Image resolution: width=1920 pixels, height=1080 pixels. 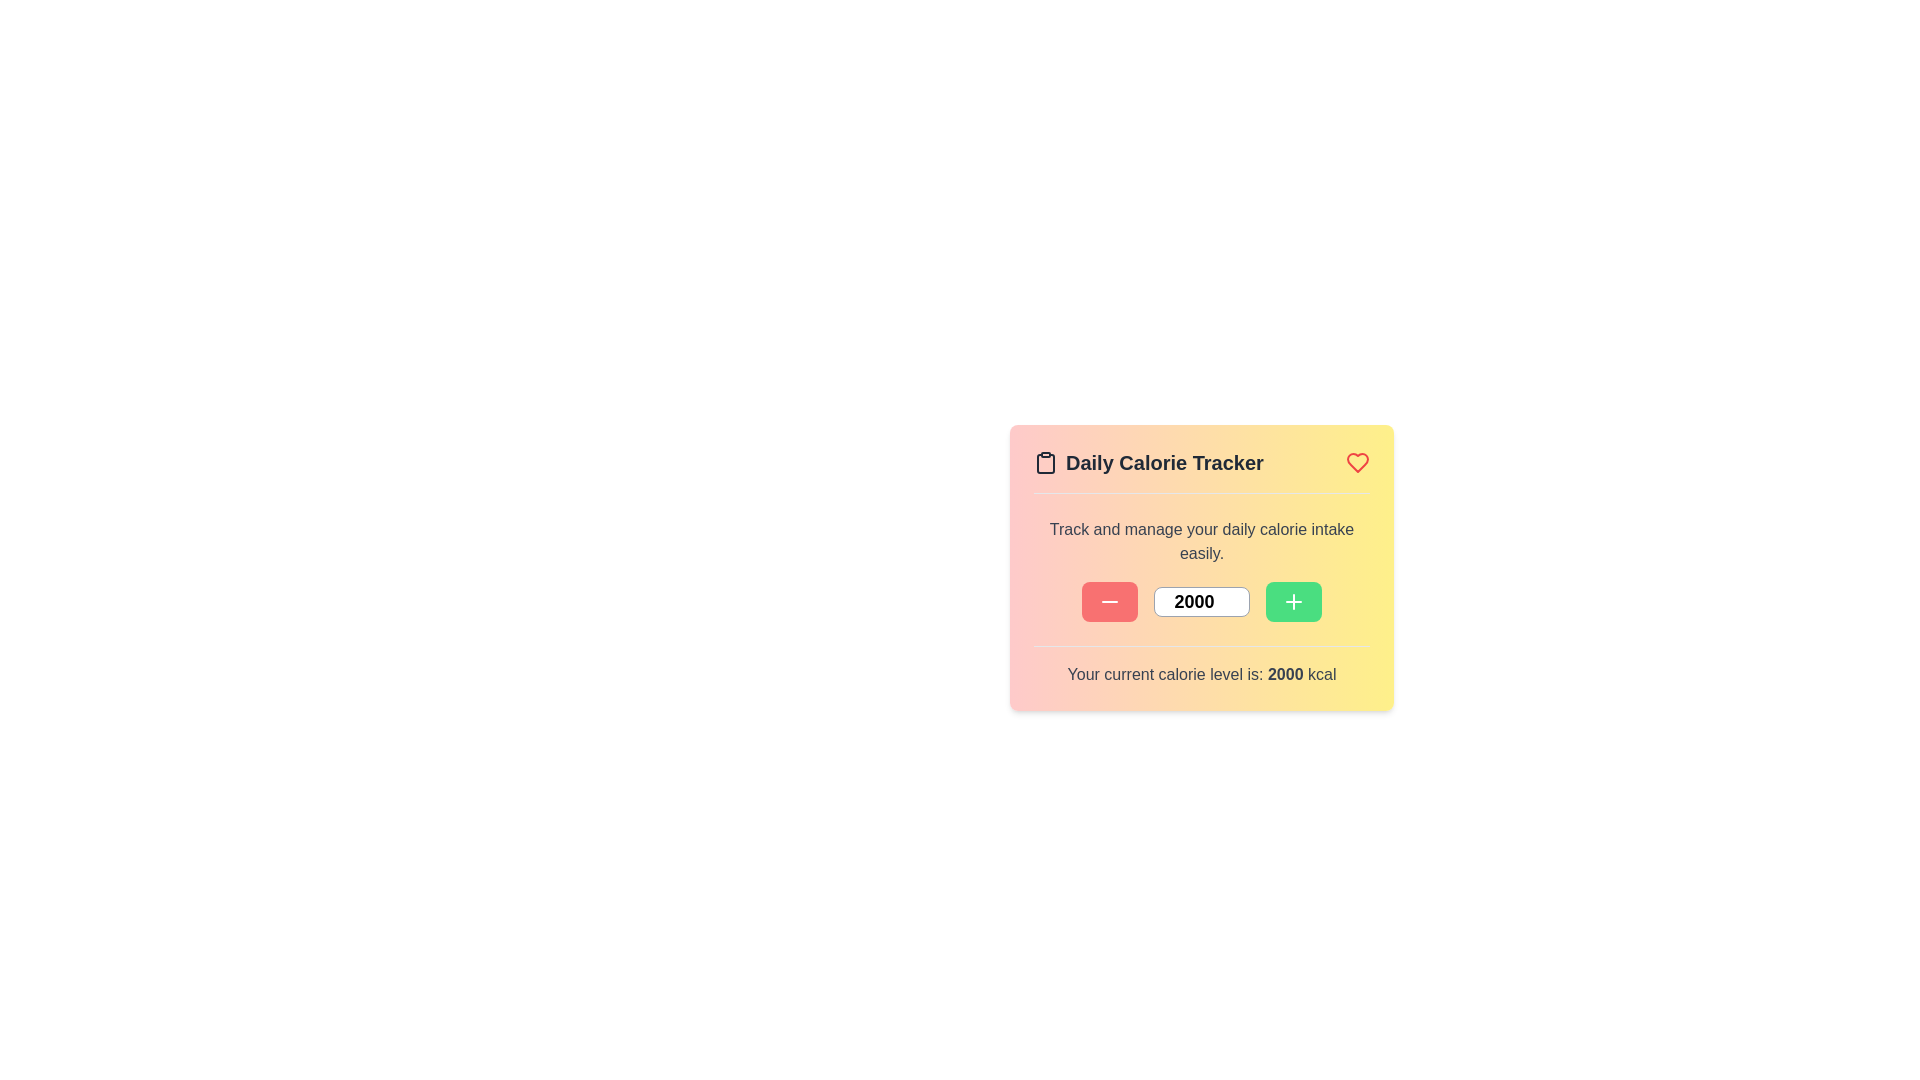 I want to click on the current visual state of the heart-shaped icon located in the top-right corner of the 'Daily Calorie Tracker' card, so click(x=1358, y=462).